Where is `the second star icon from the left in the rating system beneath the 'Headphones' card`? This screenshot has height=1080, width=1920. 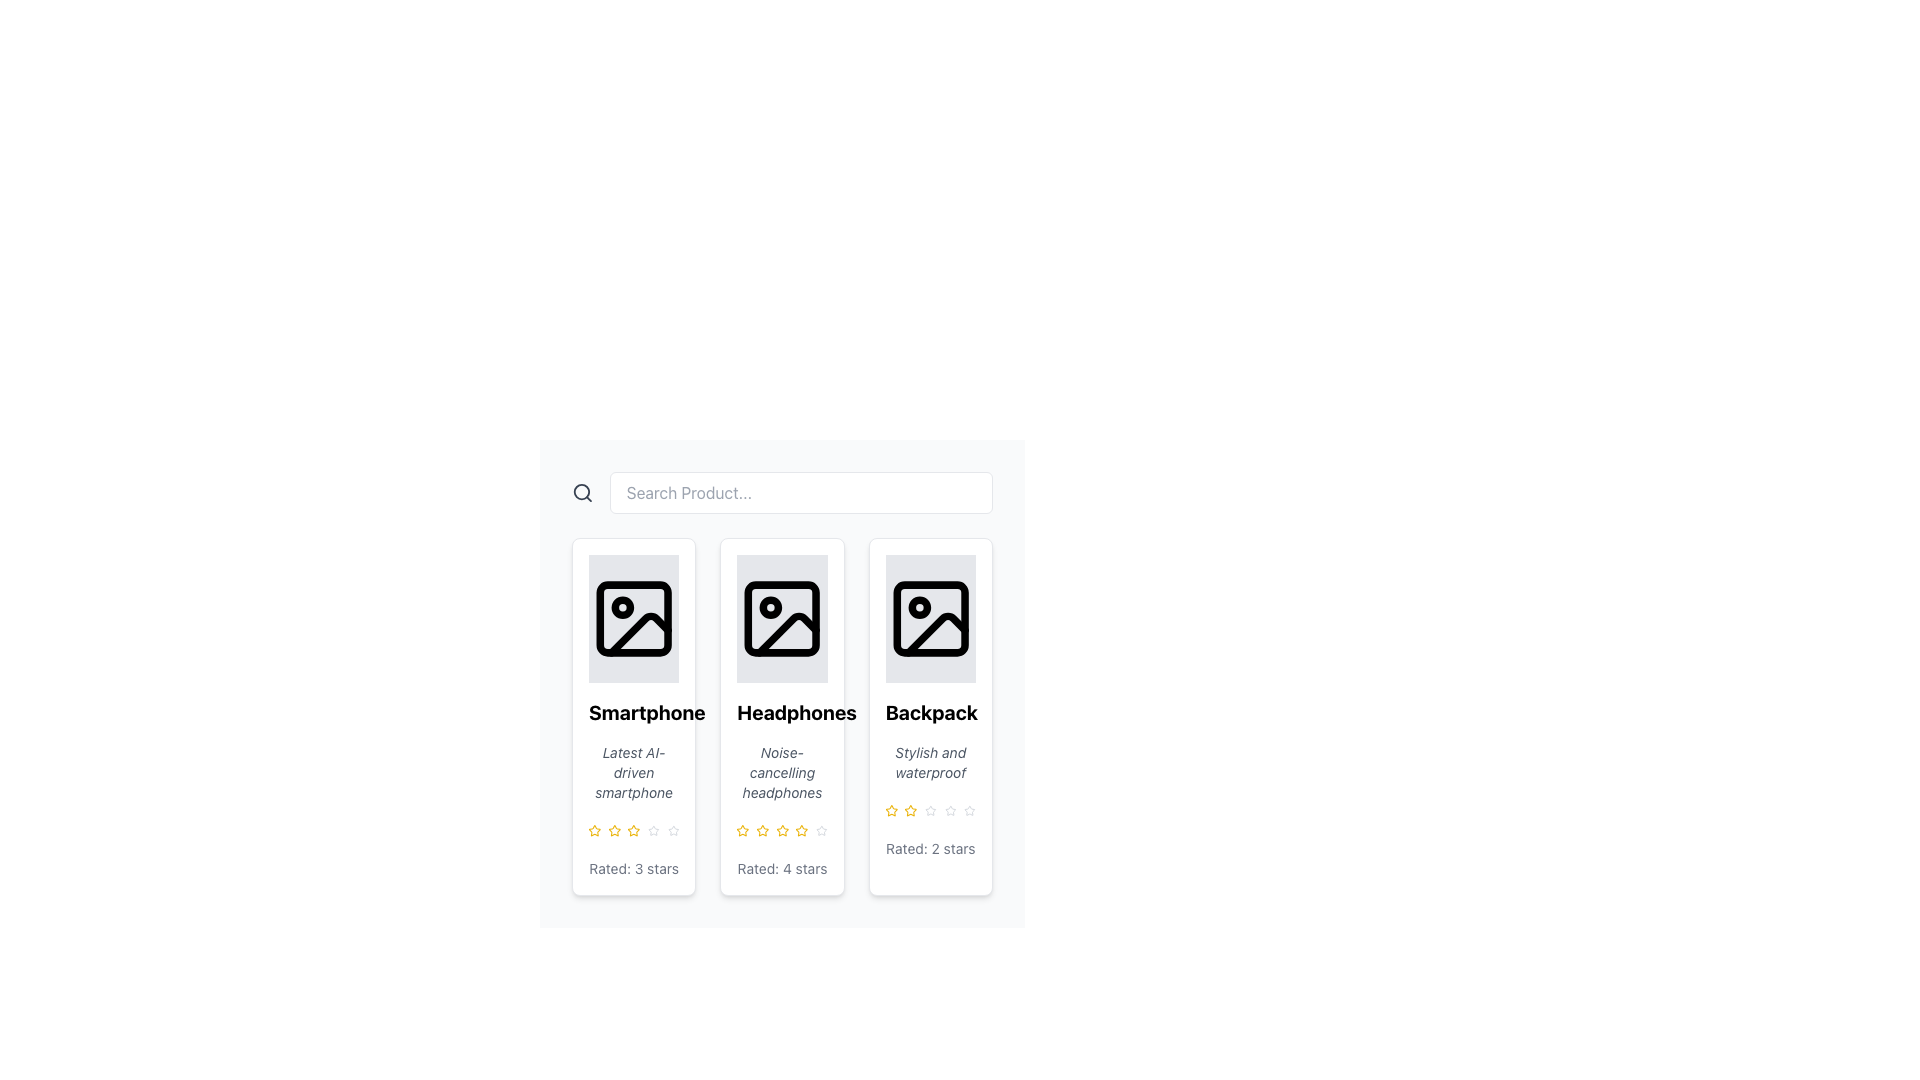 the second star icon from the left in the rating system beneath the 'Headphones' card is located at coordinates (742, 830).